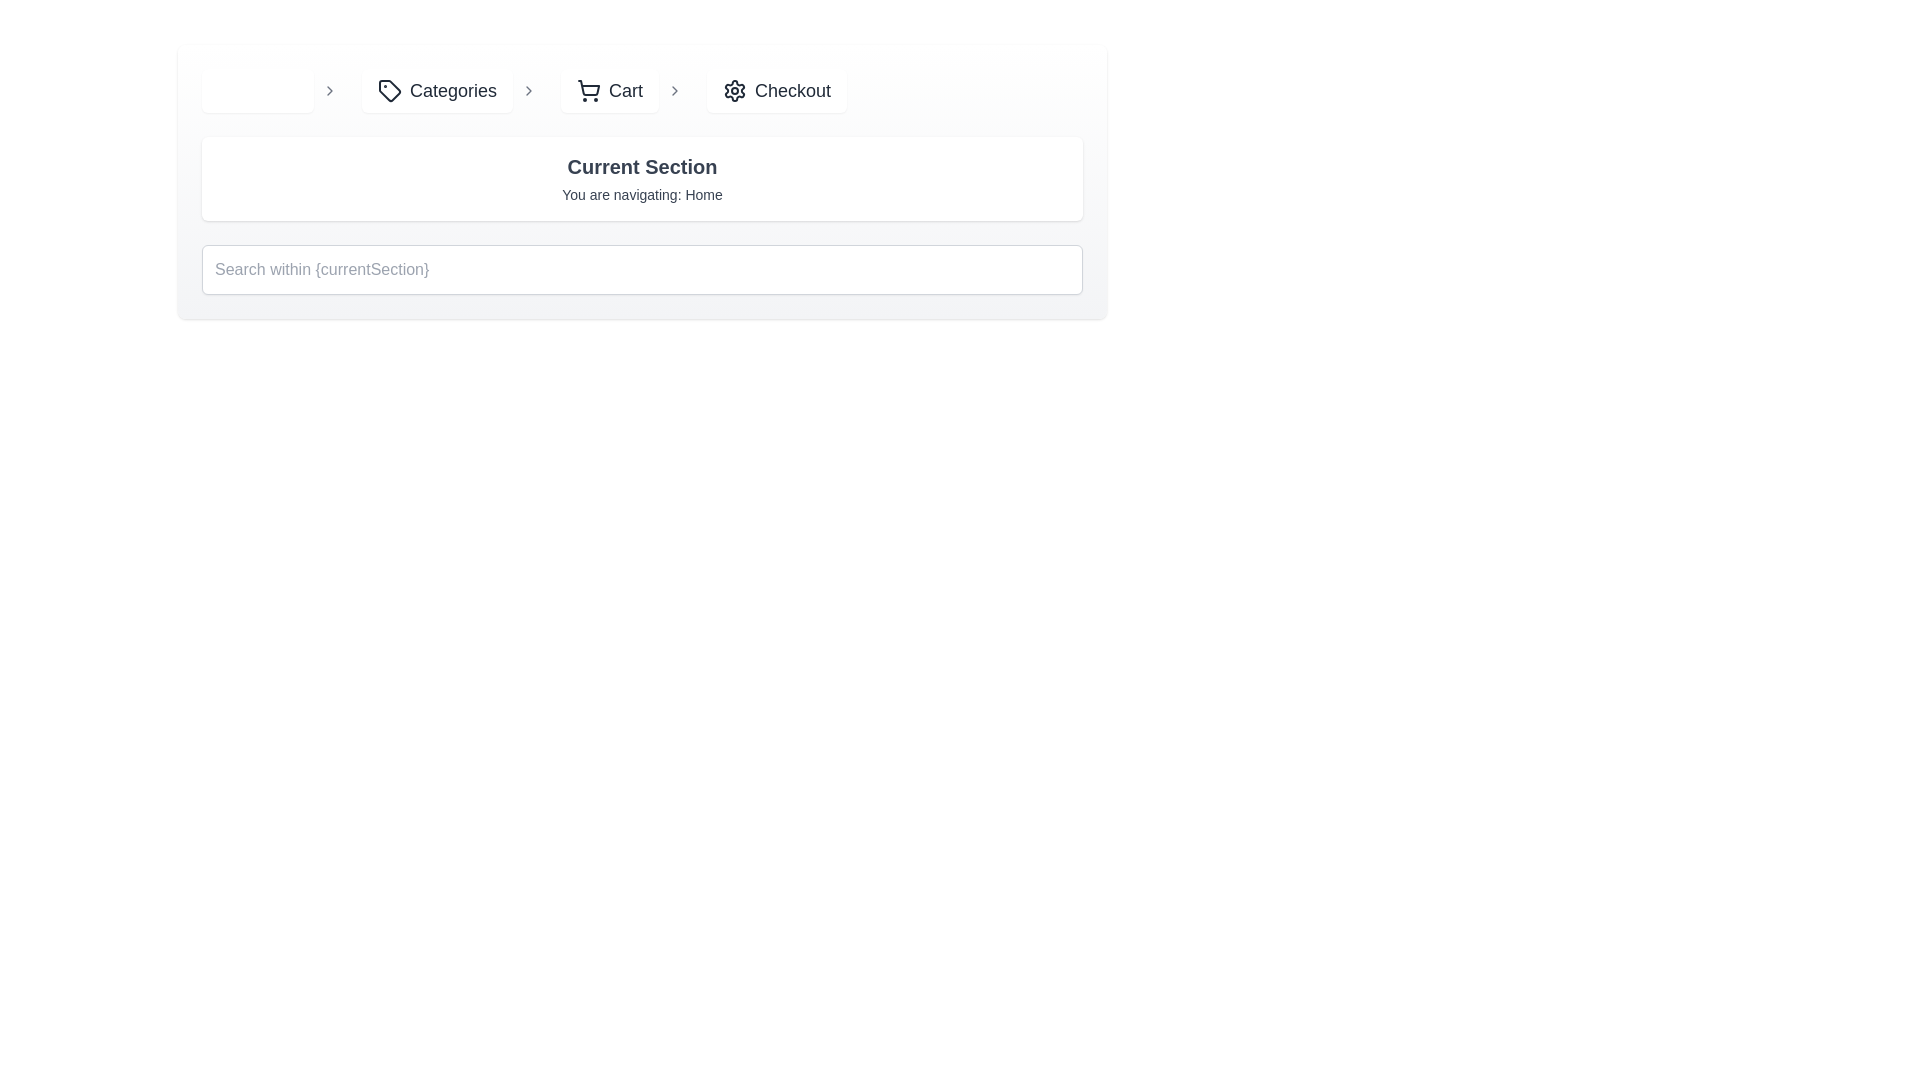 This screenshot has height=1080, width=1920. What do you see at coordinates (734, 91) in the screenshot?
I see `the settings icon located in the upper-right section of the interface` at bounding box center [734, 91].